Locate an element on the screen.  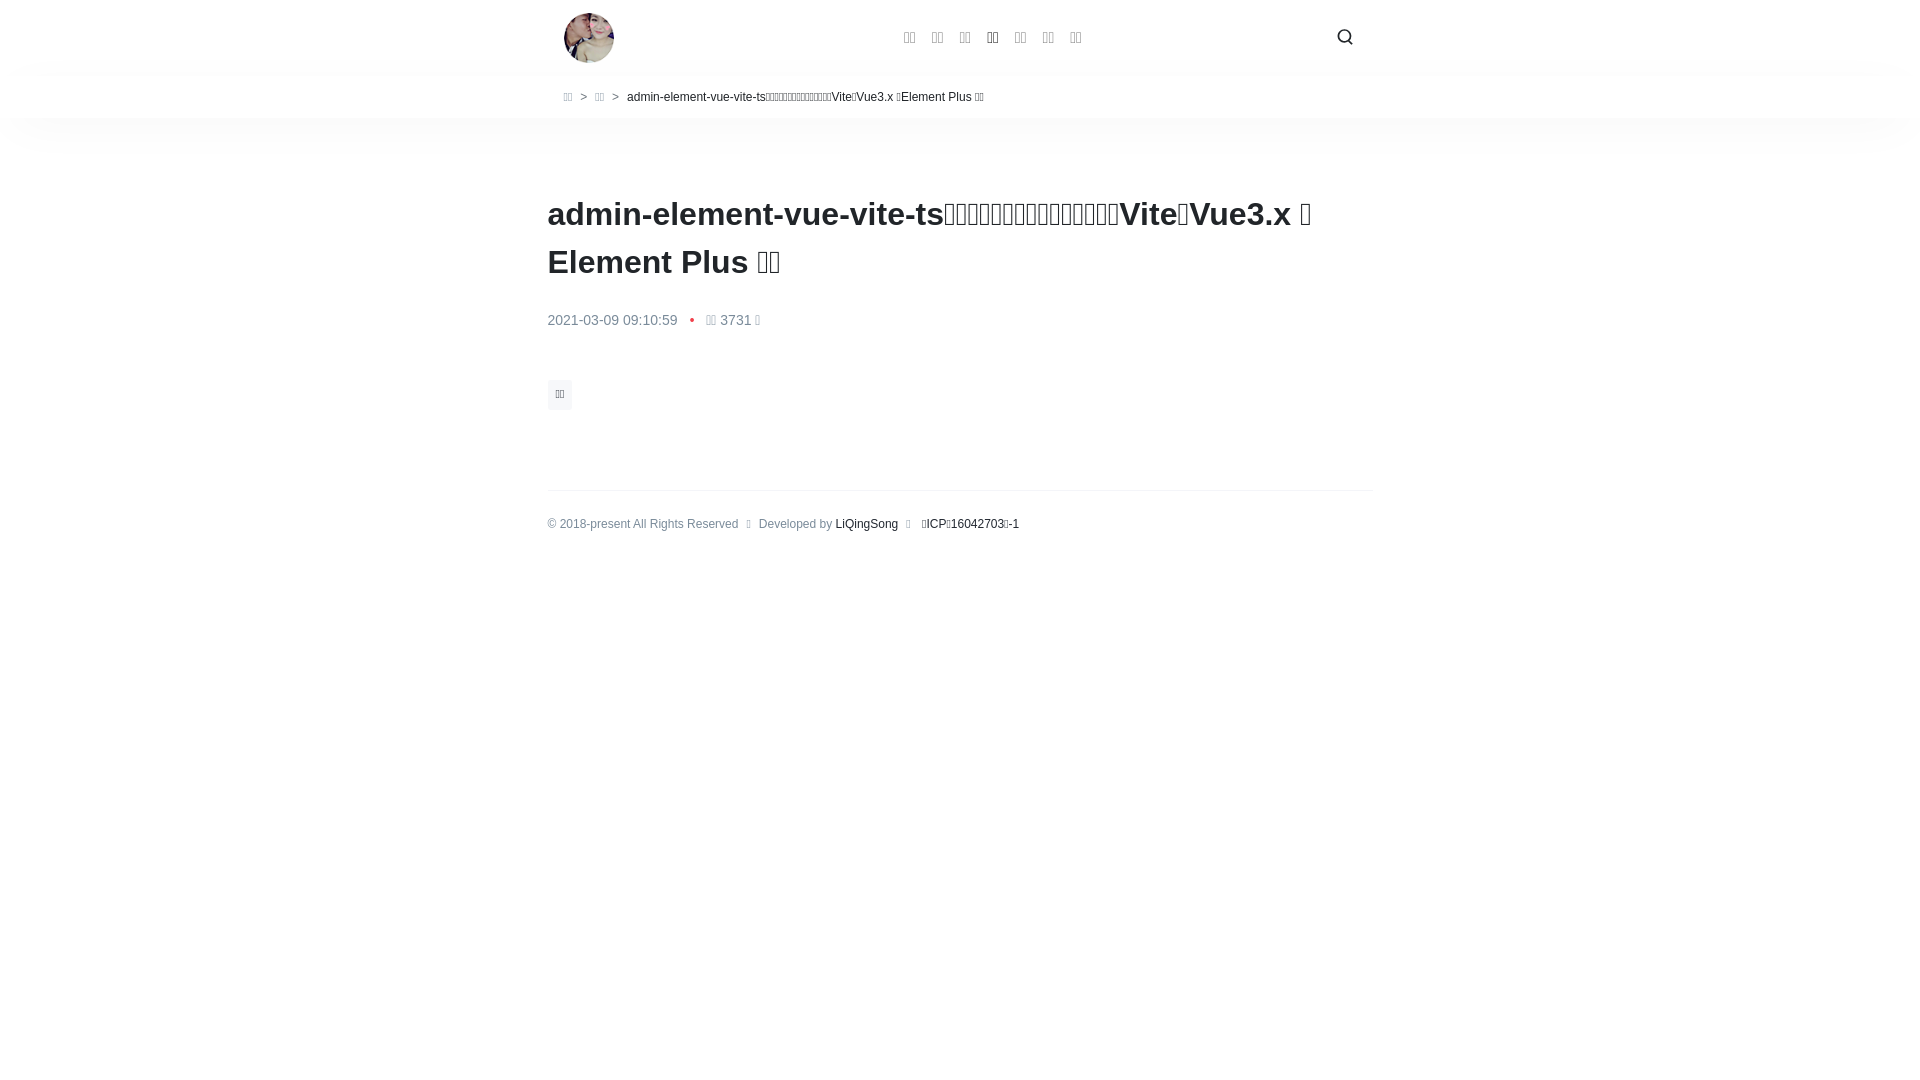
'LiQingSong' is located at coordinates (867, 523).